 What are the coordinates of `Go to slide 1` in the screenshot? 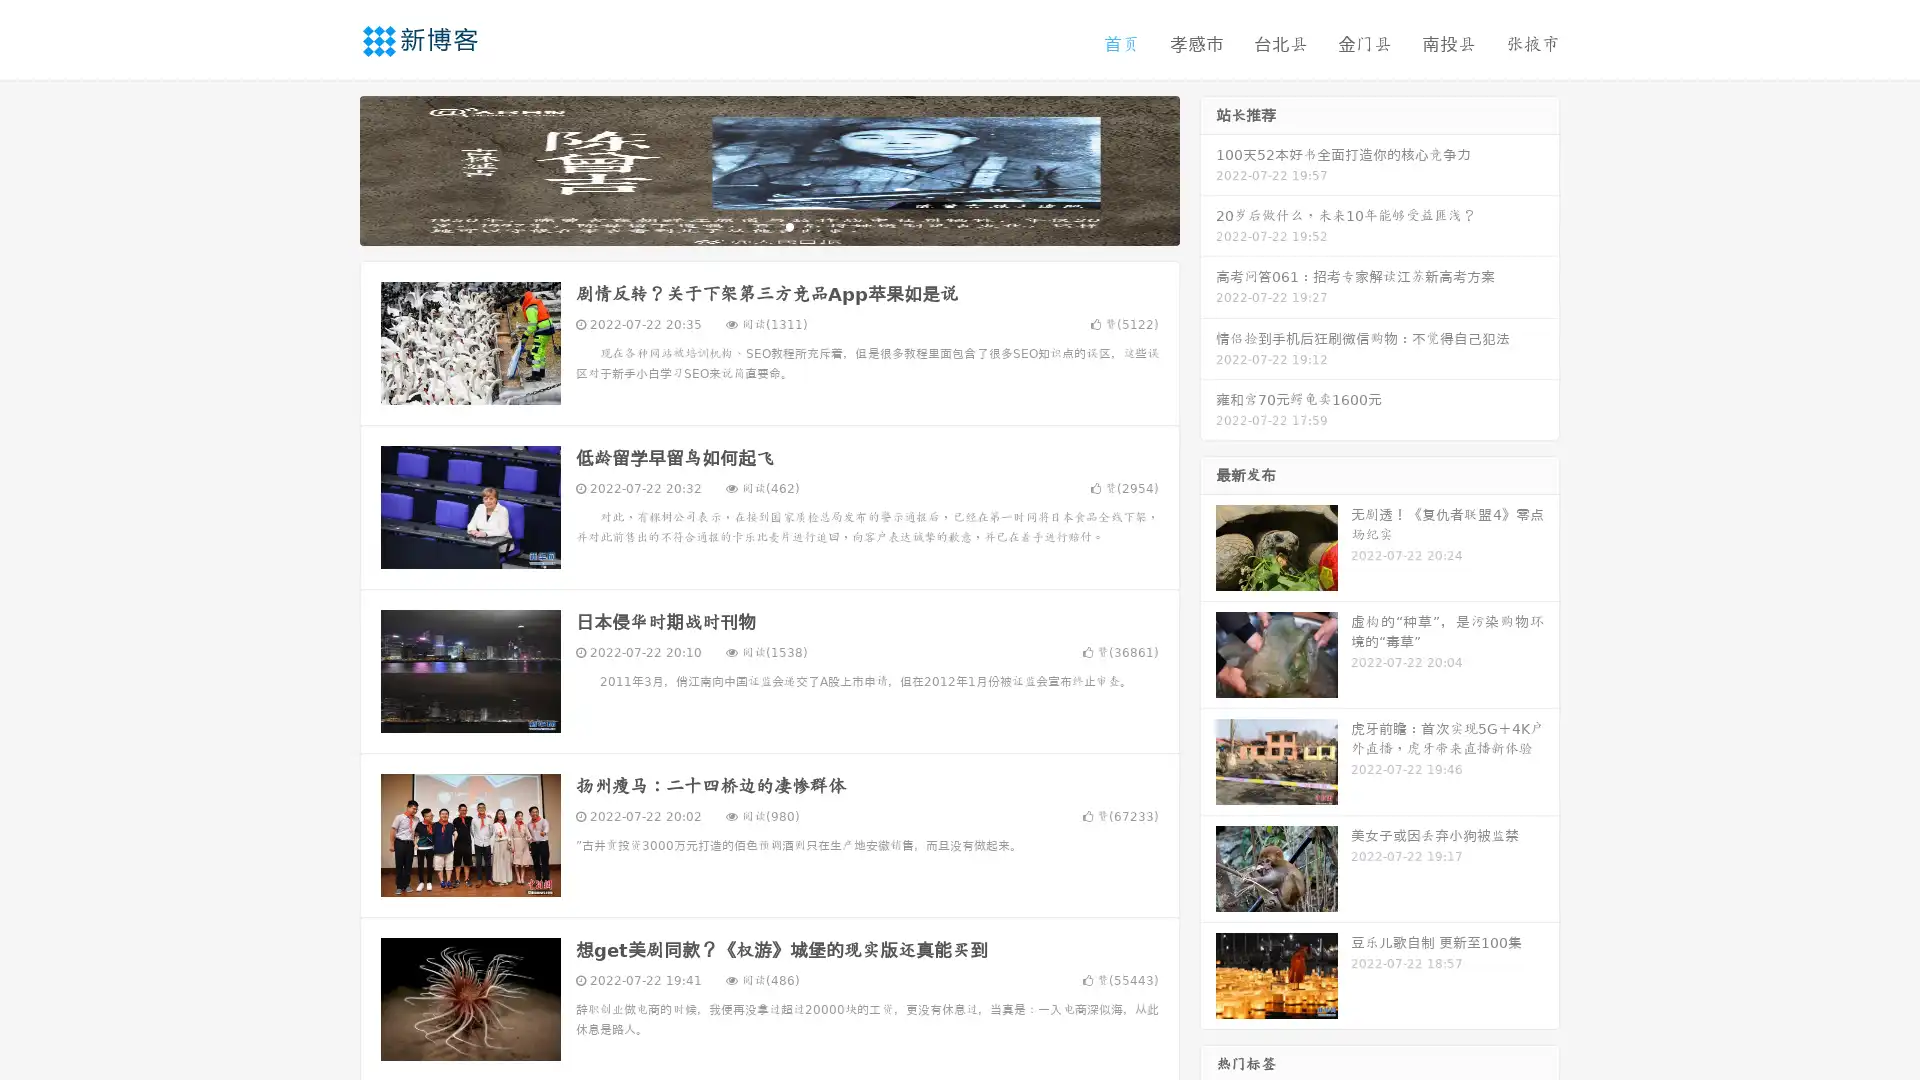 It's located at (748, 225).